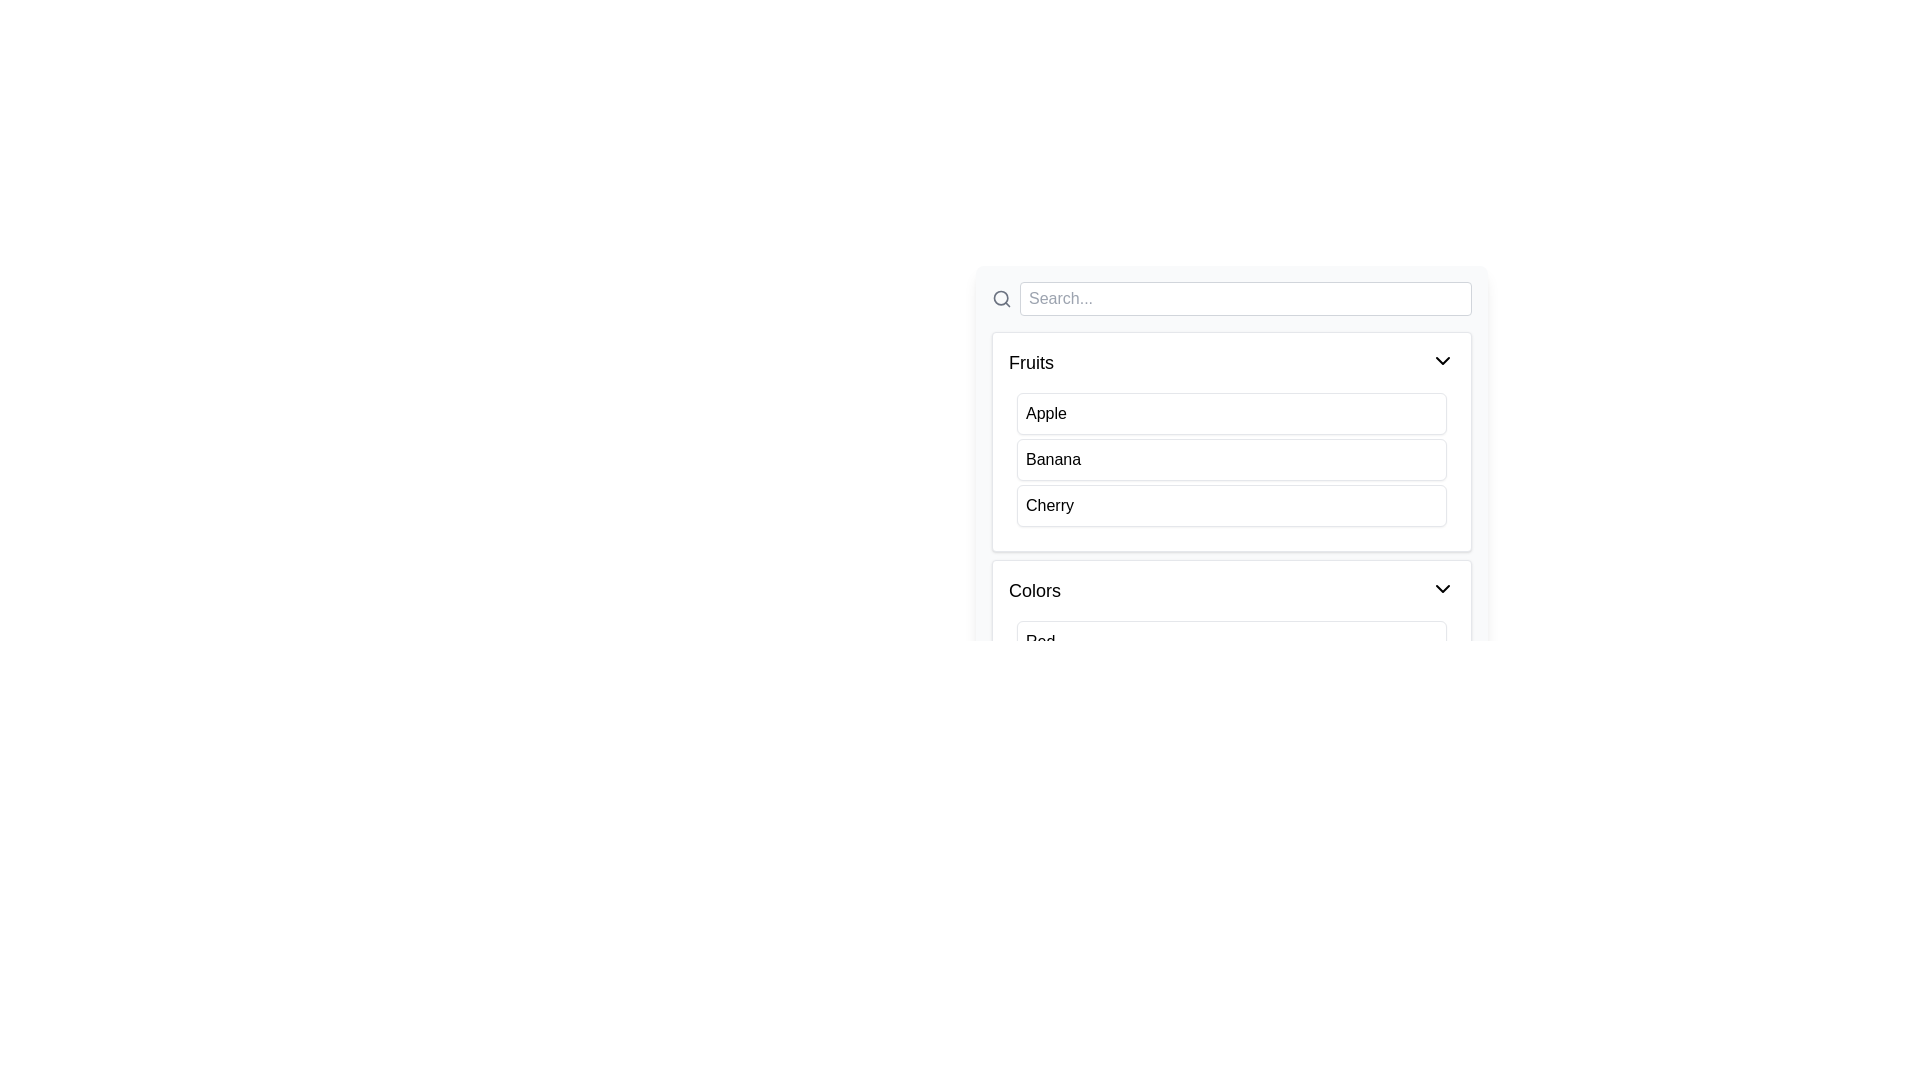 The height and width of the screenshot is (1080, 1920). Describe the element at coordinates (1231, 670) in the screenshot. I see `the 'Colors' dropdown selection menu` at that location.